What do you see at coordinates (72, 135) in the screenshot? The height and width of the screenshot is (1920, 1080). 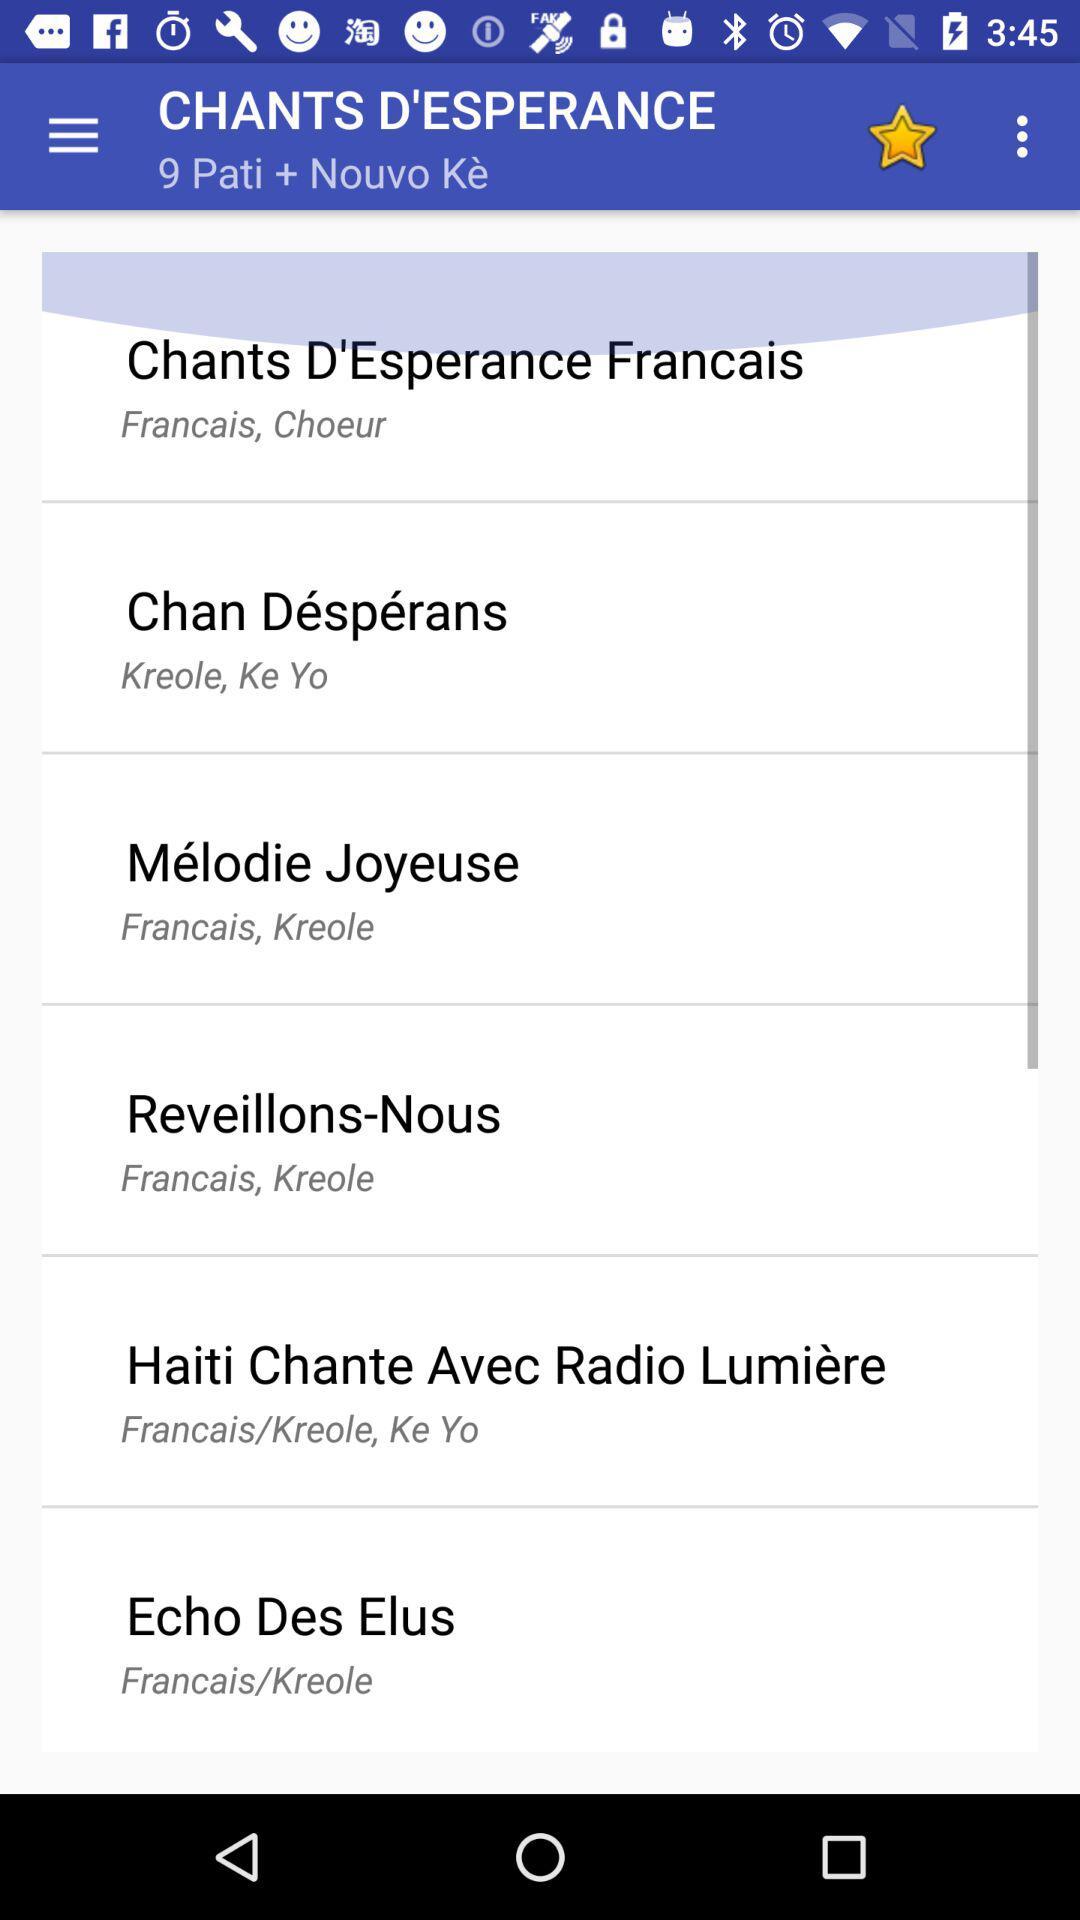 I see `the app next to the chants d'esperance app` at bounding box center [72, 135].